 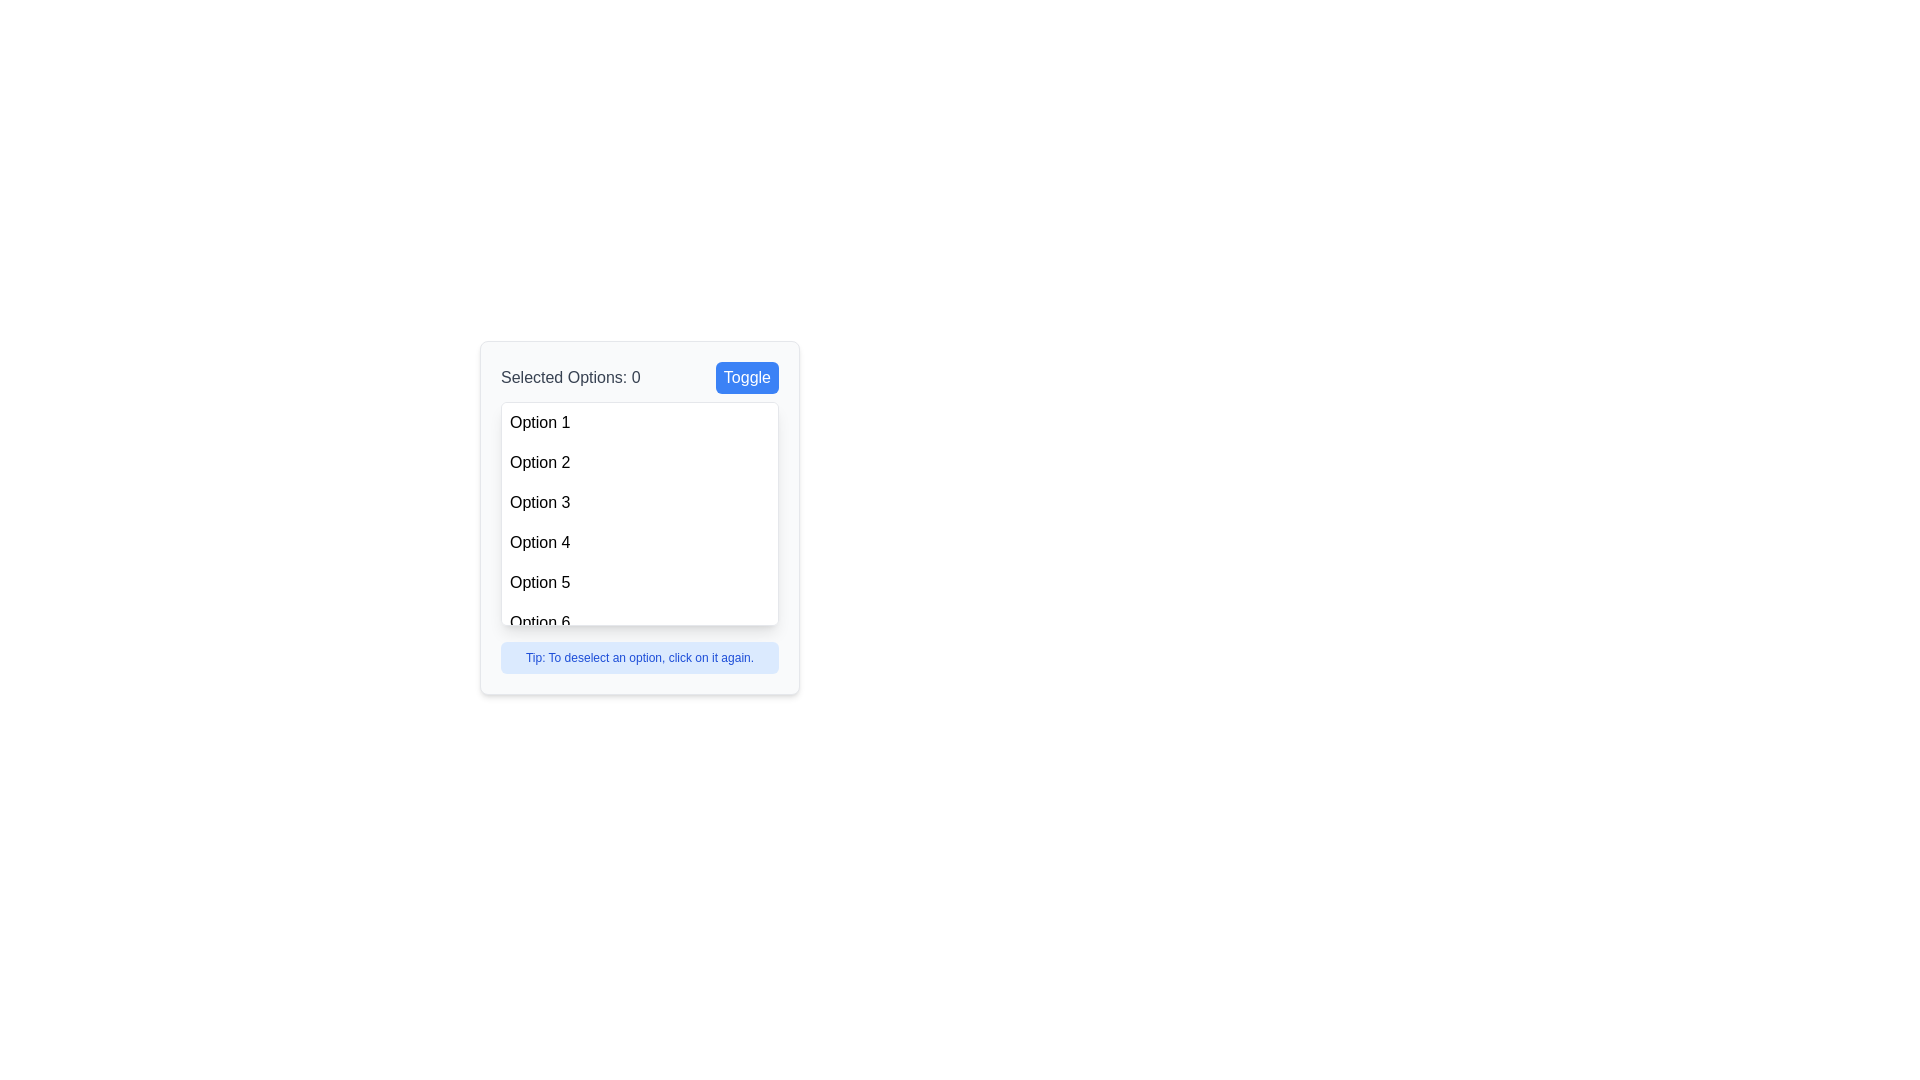 What do you see at coordinates (638, 582) in the screenshot?
I see `the 'Option 5' list item` at bounding box center [638, 582].